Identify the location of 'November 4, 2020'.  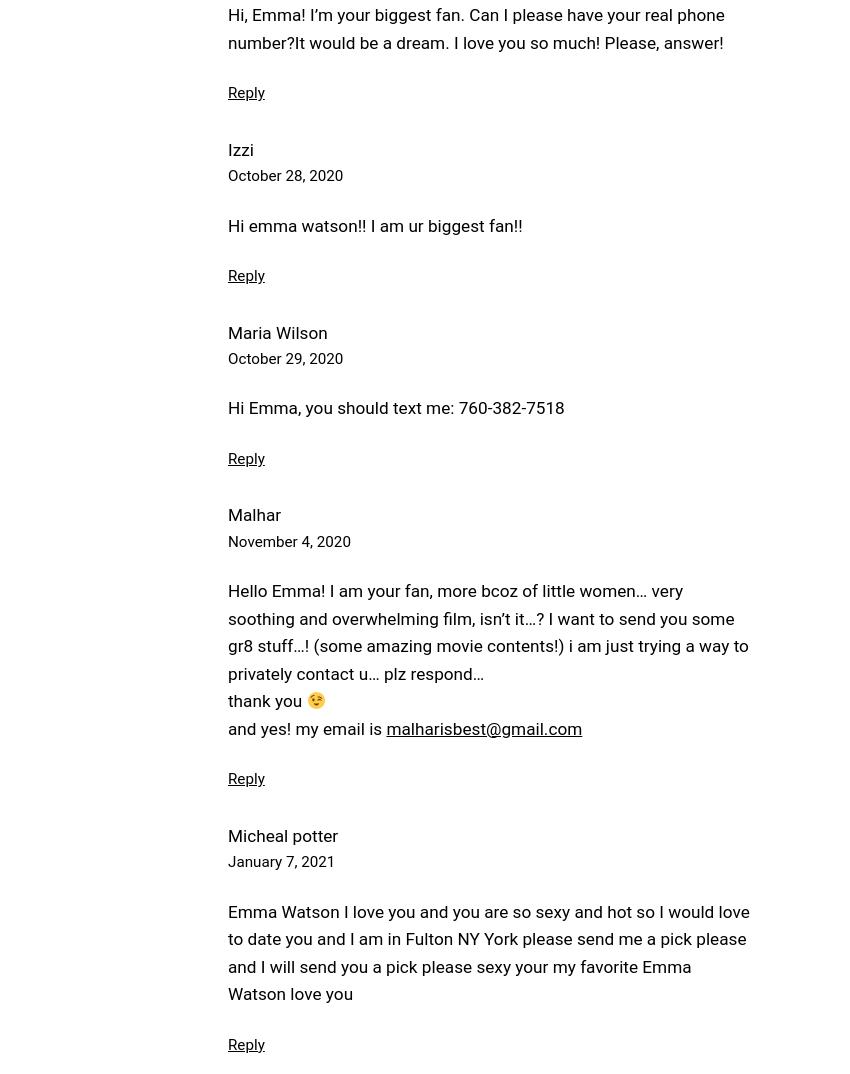
(288, 539).